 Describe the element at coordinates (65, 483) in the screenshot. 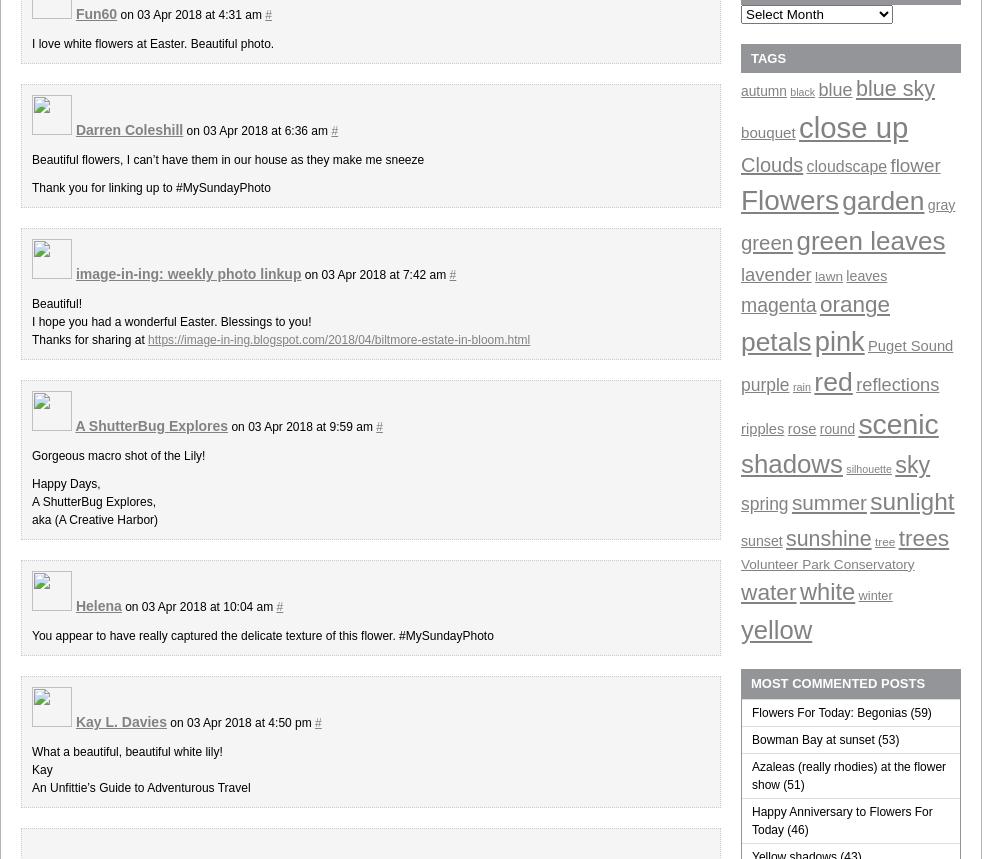

I see `'Happy Days,'` at that location.